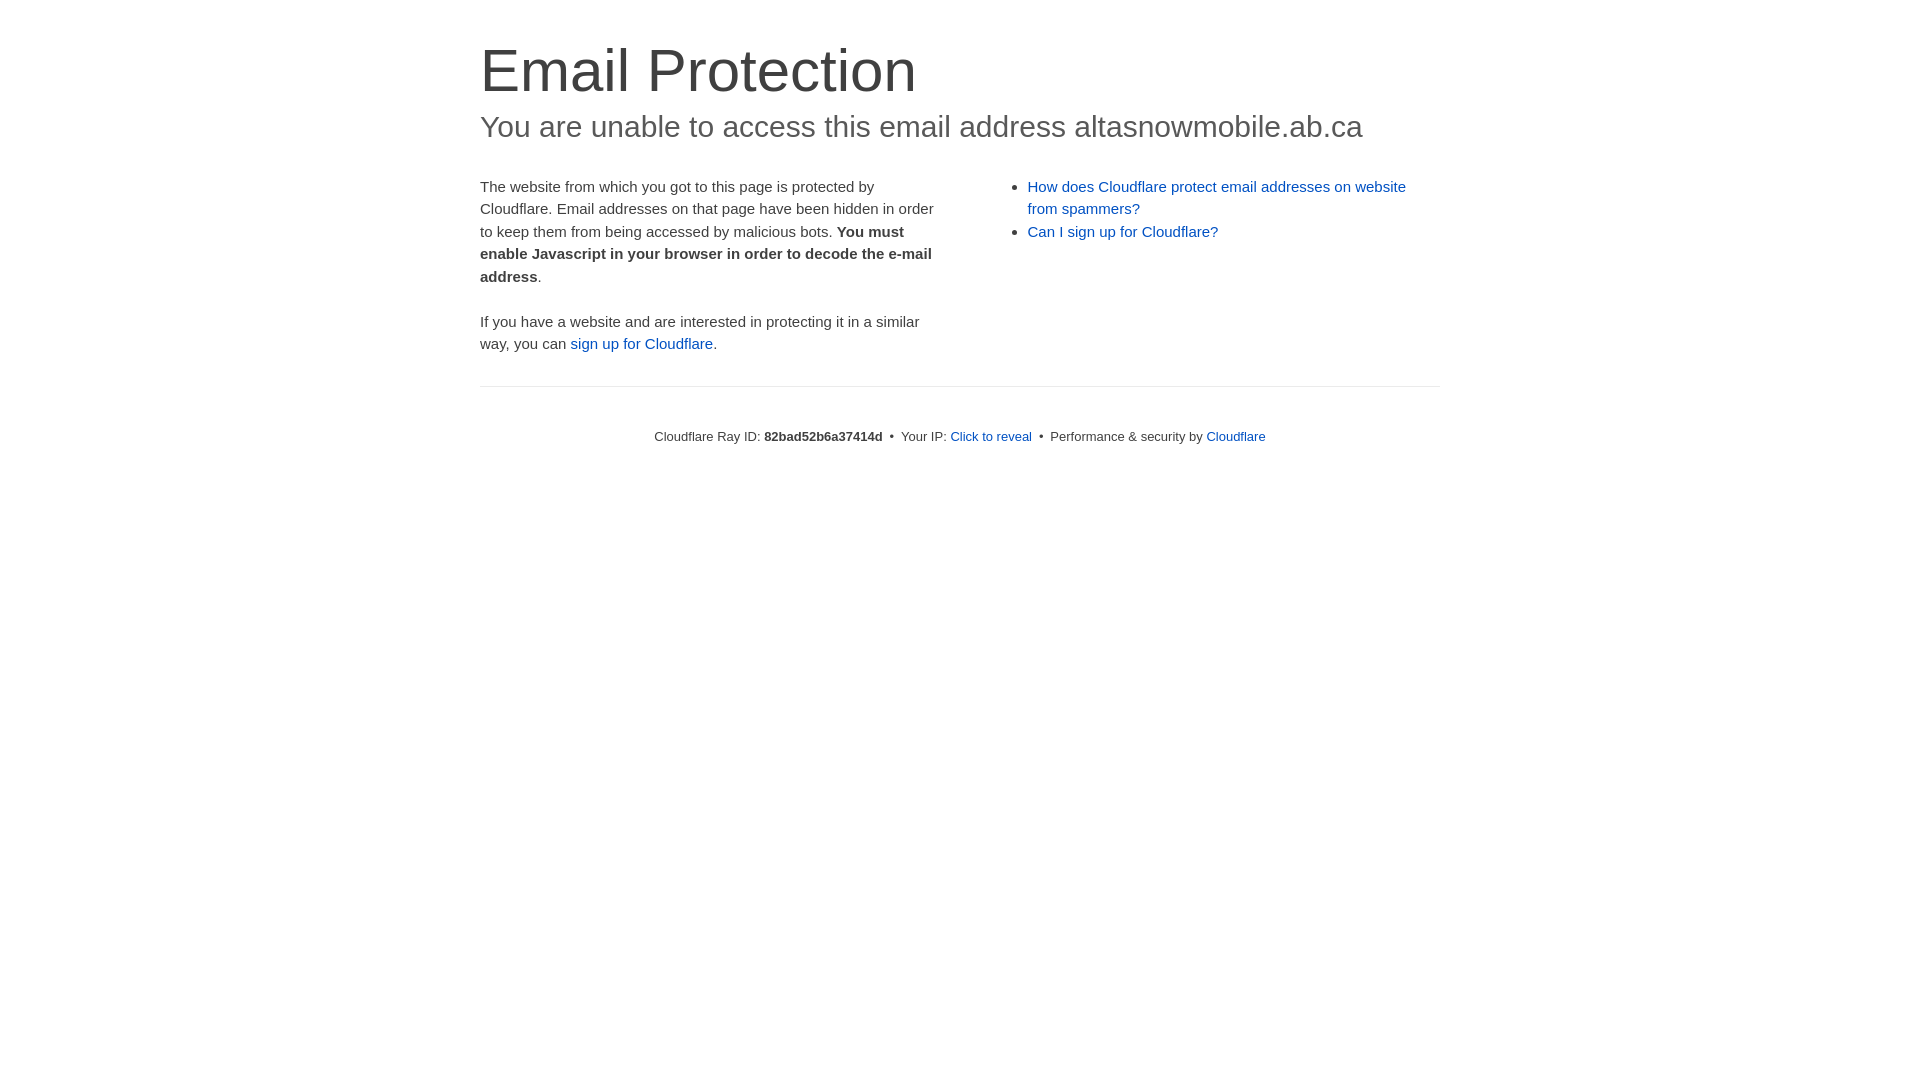 Image resolution: width=1920 pixels, height=1080 pixels. I want to click on 'Cloudflare', so click(1234, 435).